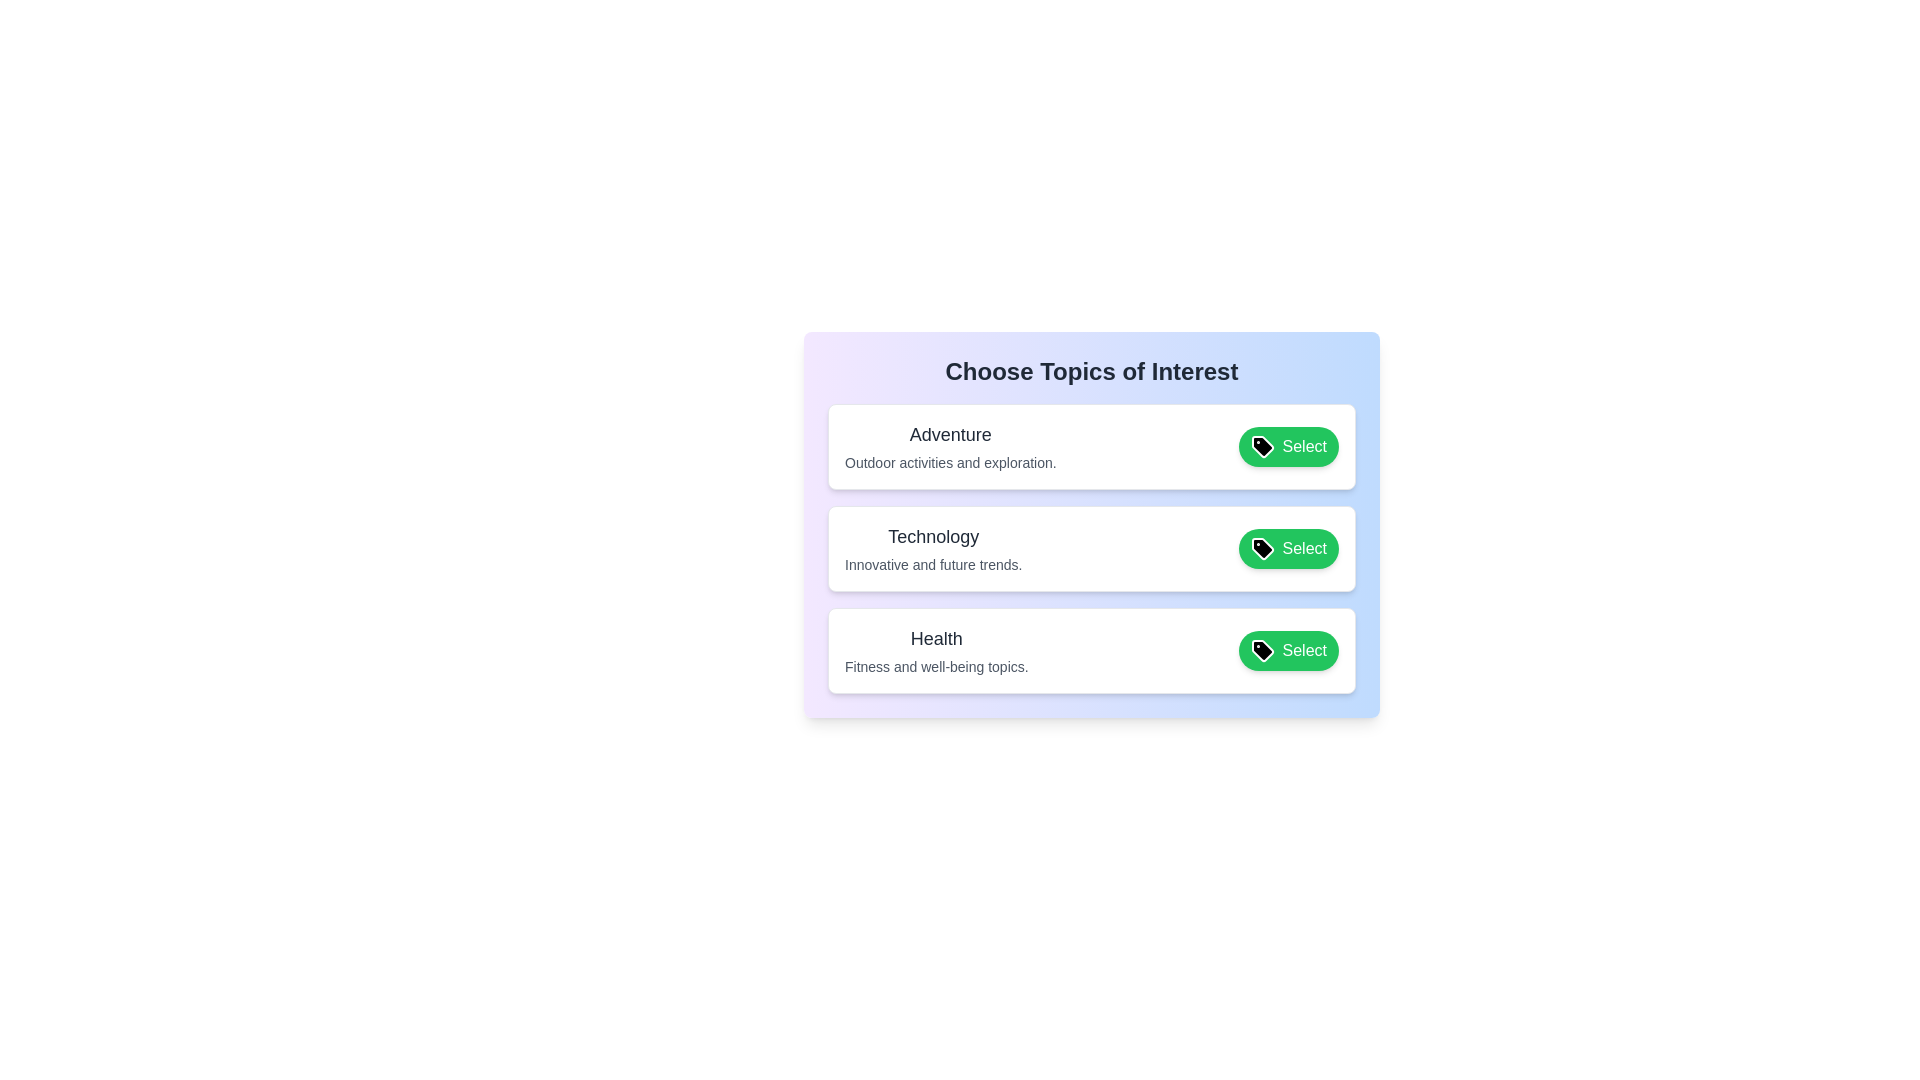 The image size is (1920, 1080). I want to click on 'Select' button for the tag Adventure, so click(1288, 446).